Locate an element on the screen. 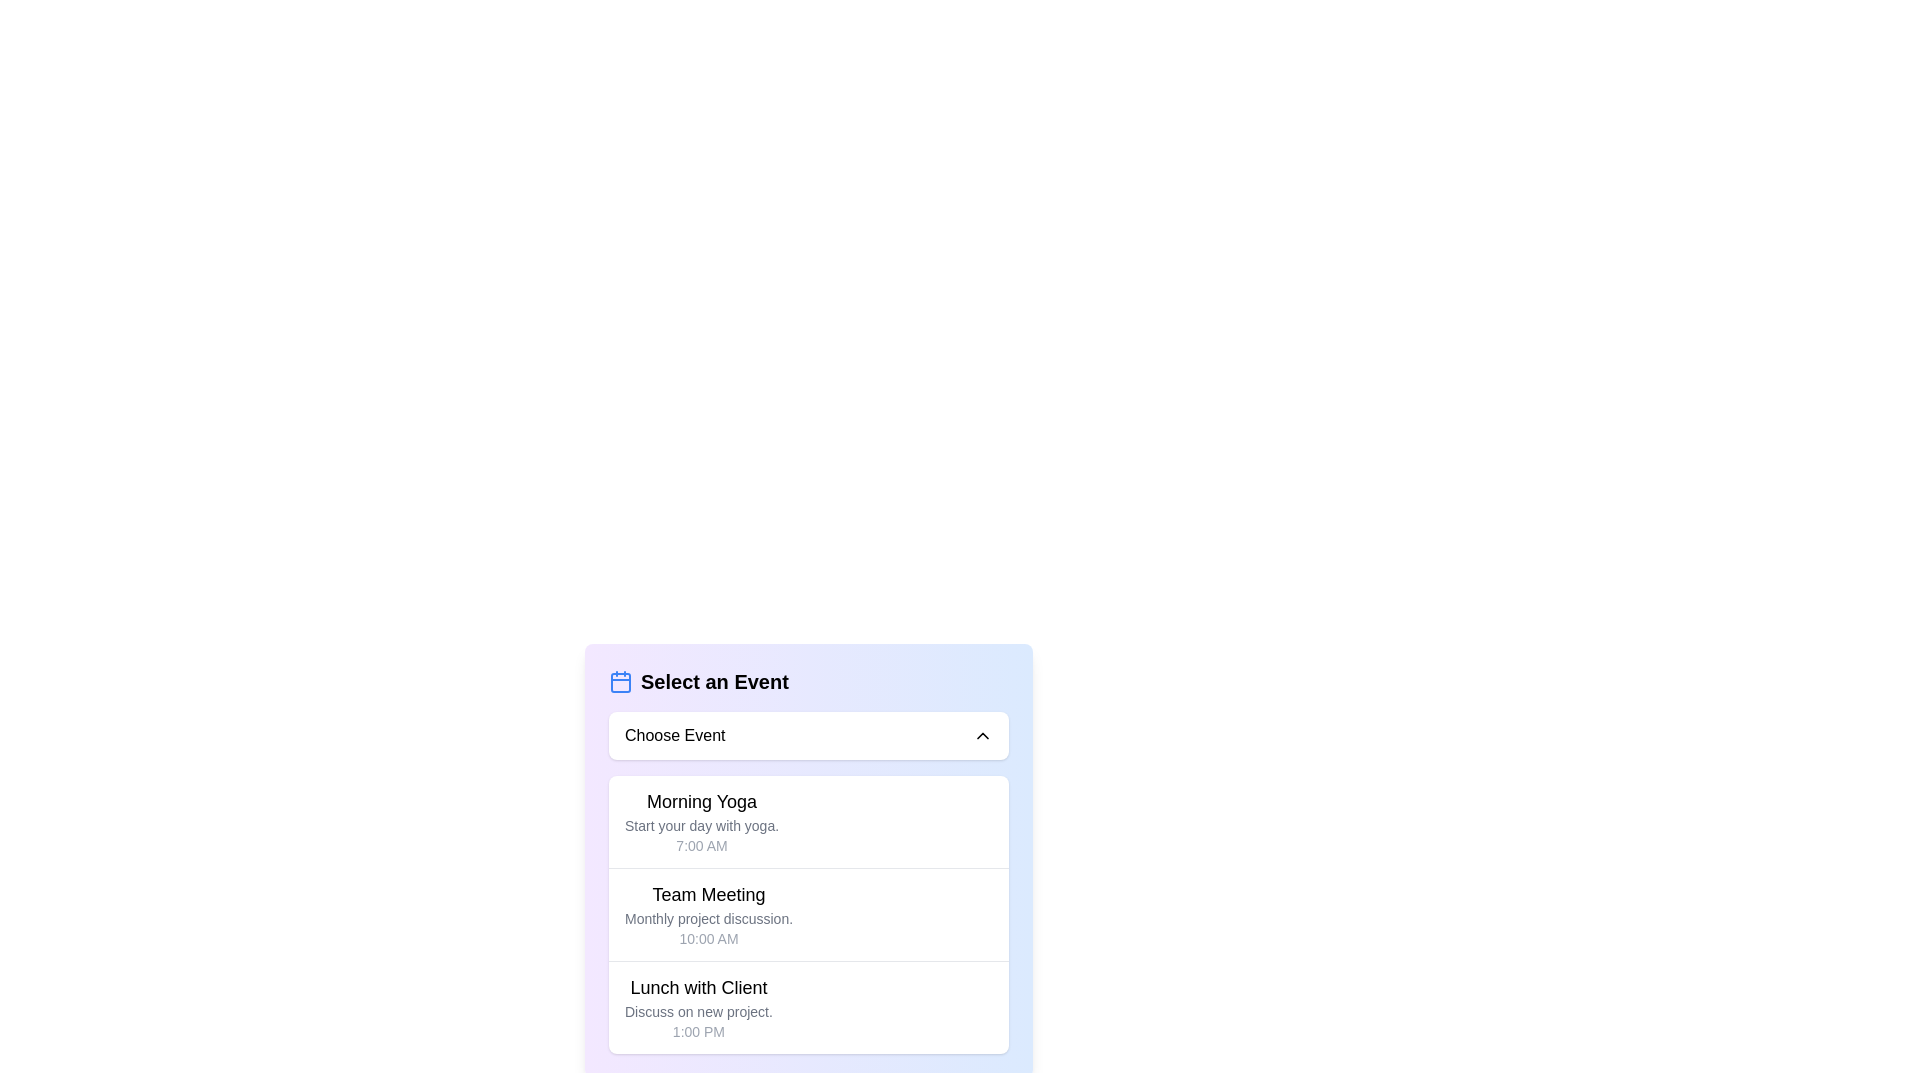 The image size is (1920, 1080). the descriptive text label that reads 'Monthly project discussion.' which is styled in gray and located within the event card's second row is located at coordinates (709, 918).